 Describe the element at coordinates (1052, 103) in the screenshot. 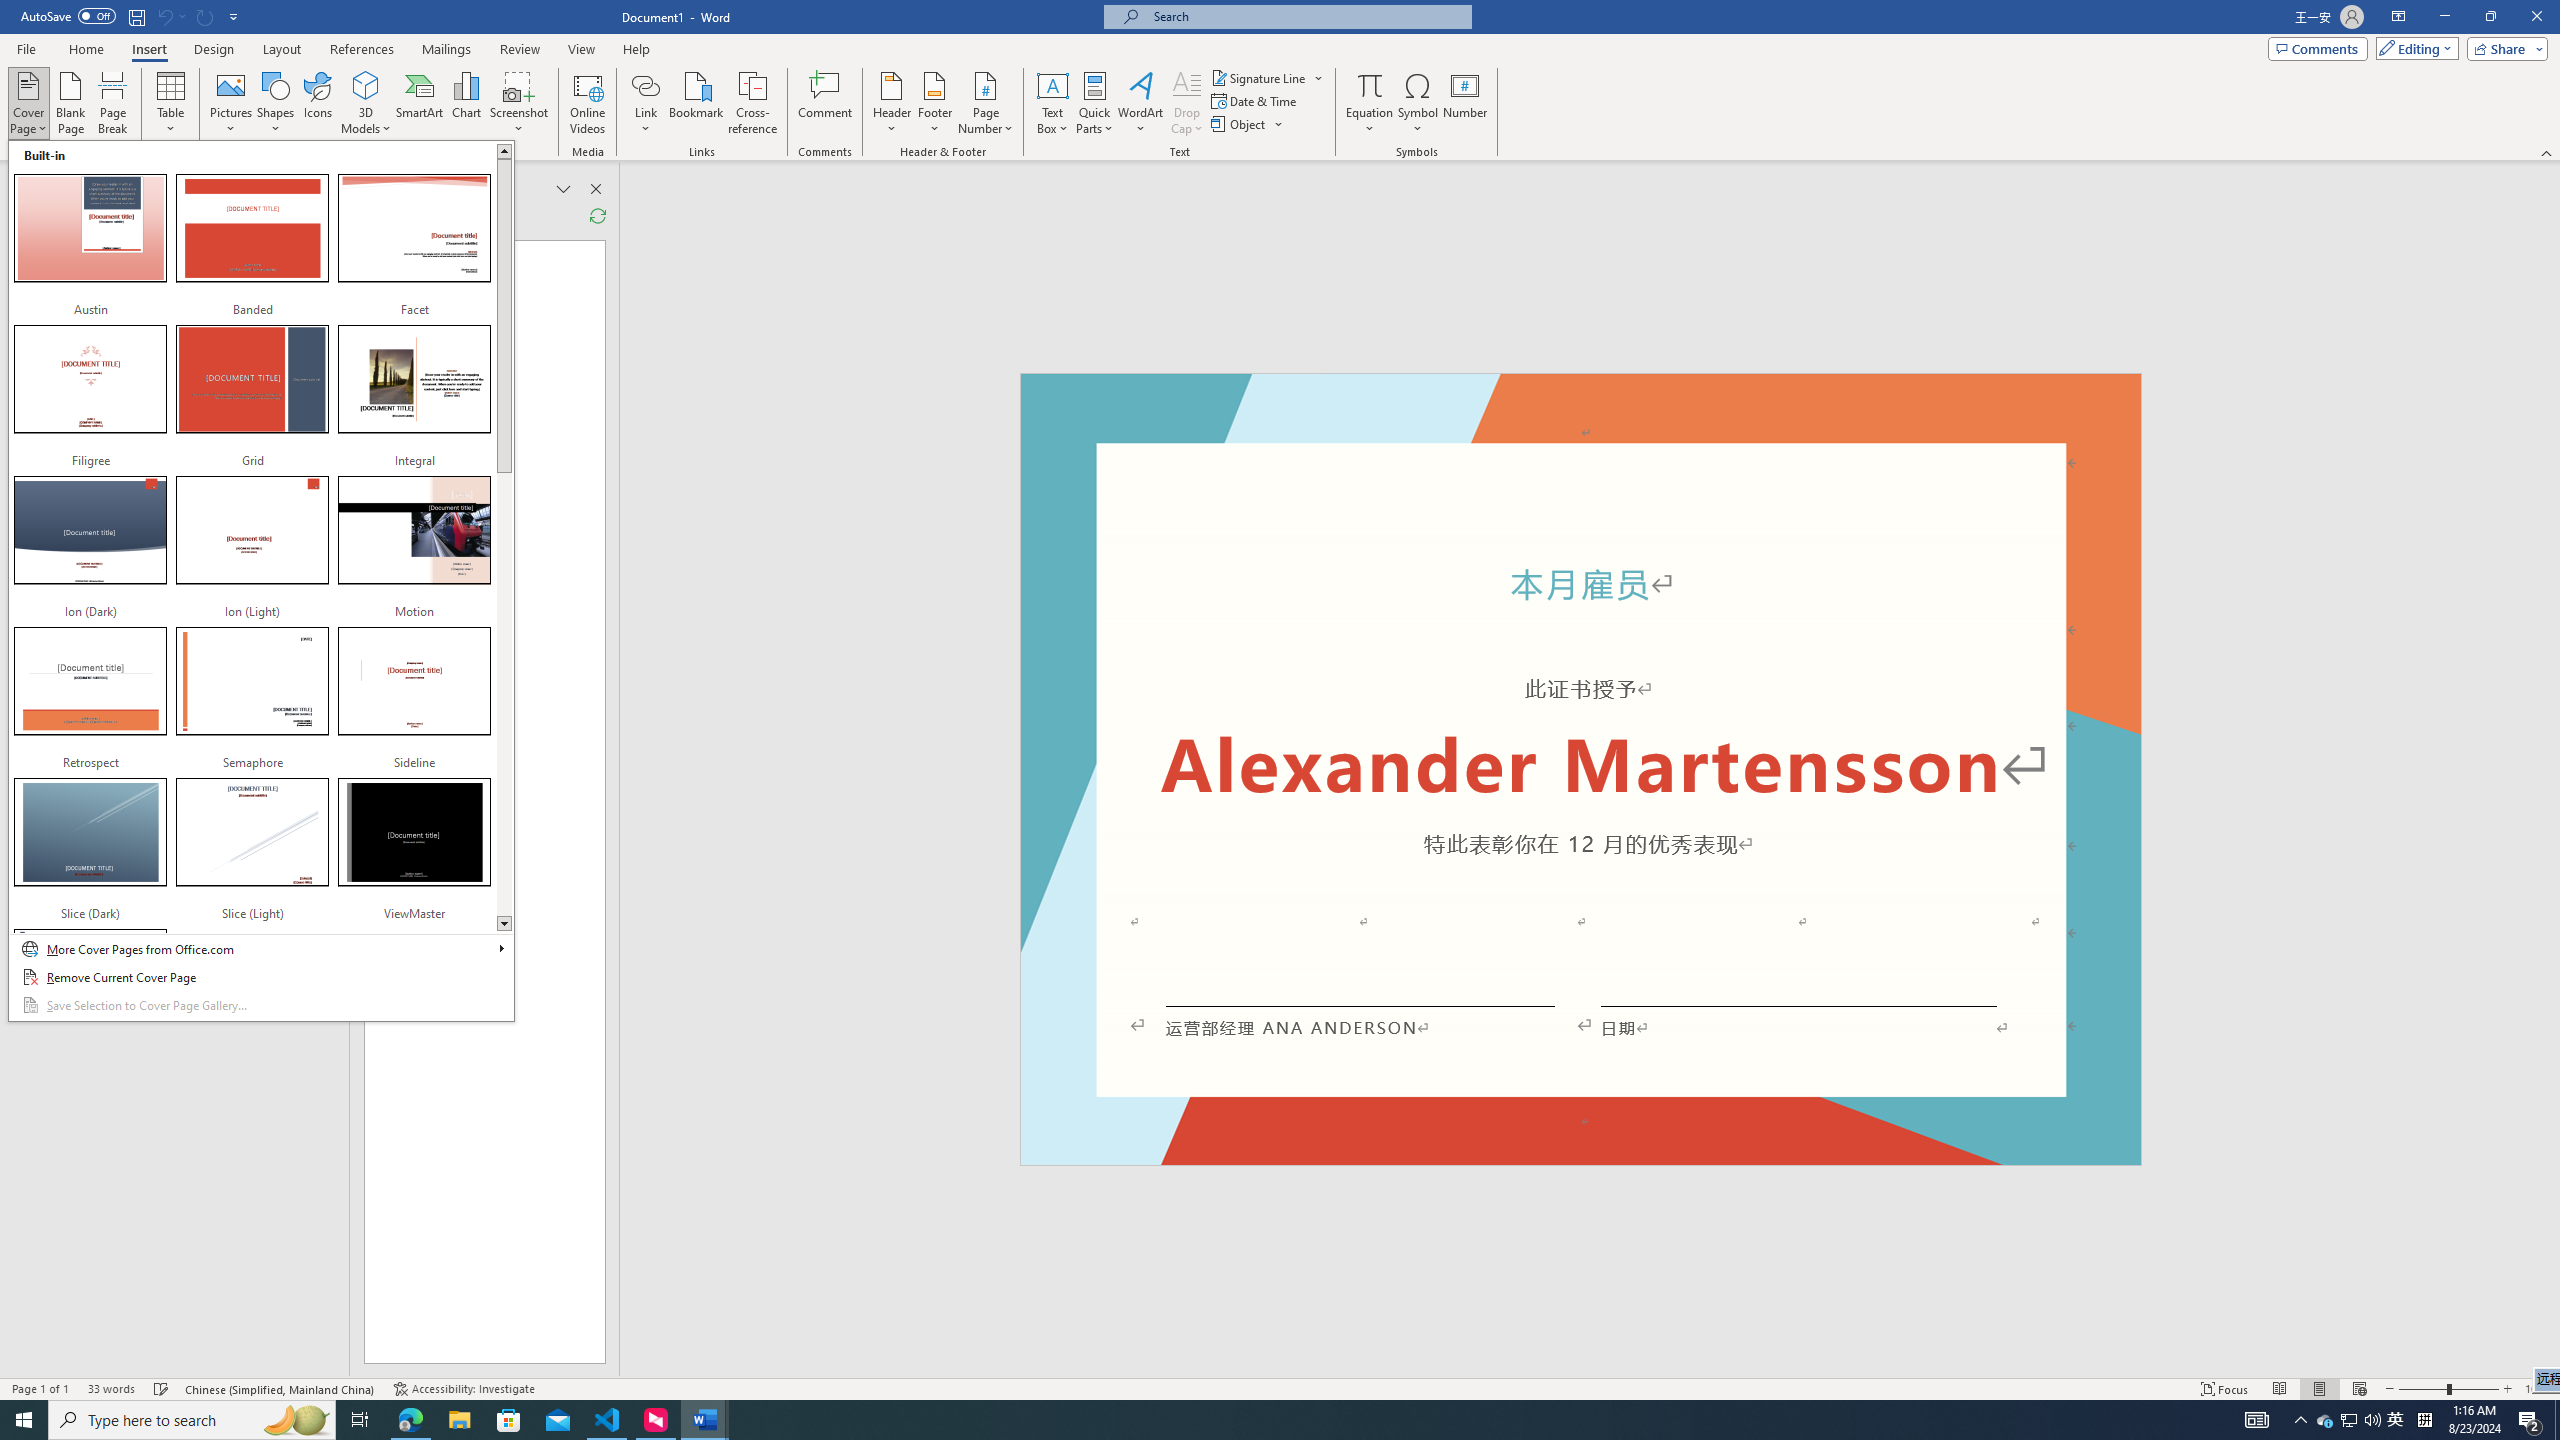

I see `'Text Box'` at that location.